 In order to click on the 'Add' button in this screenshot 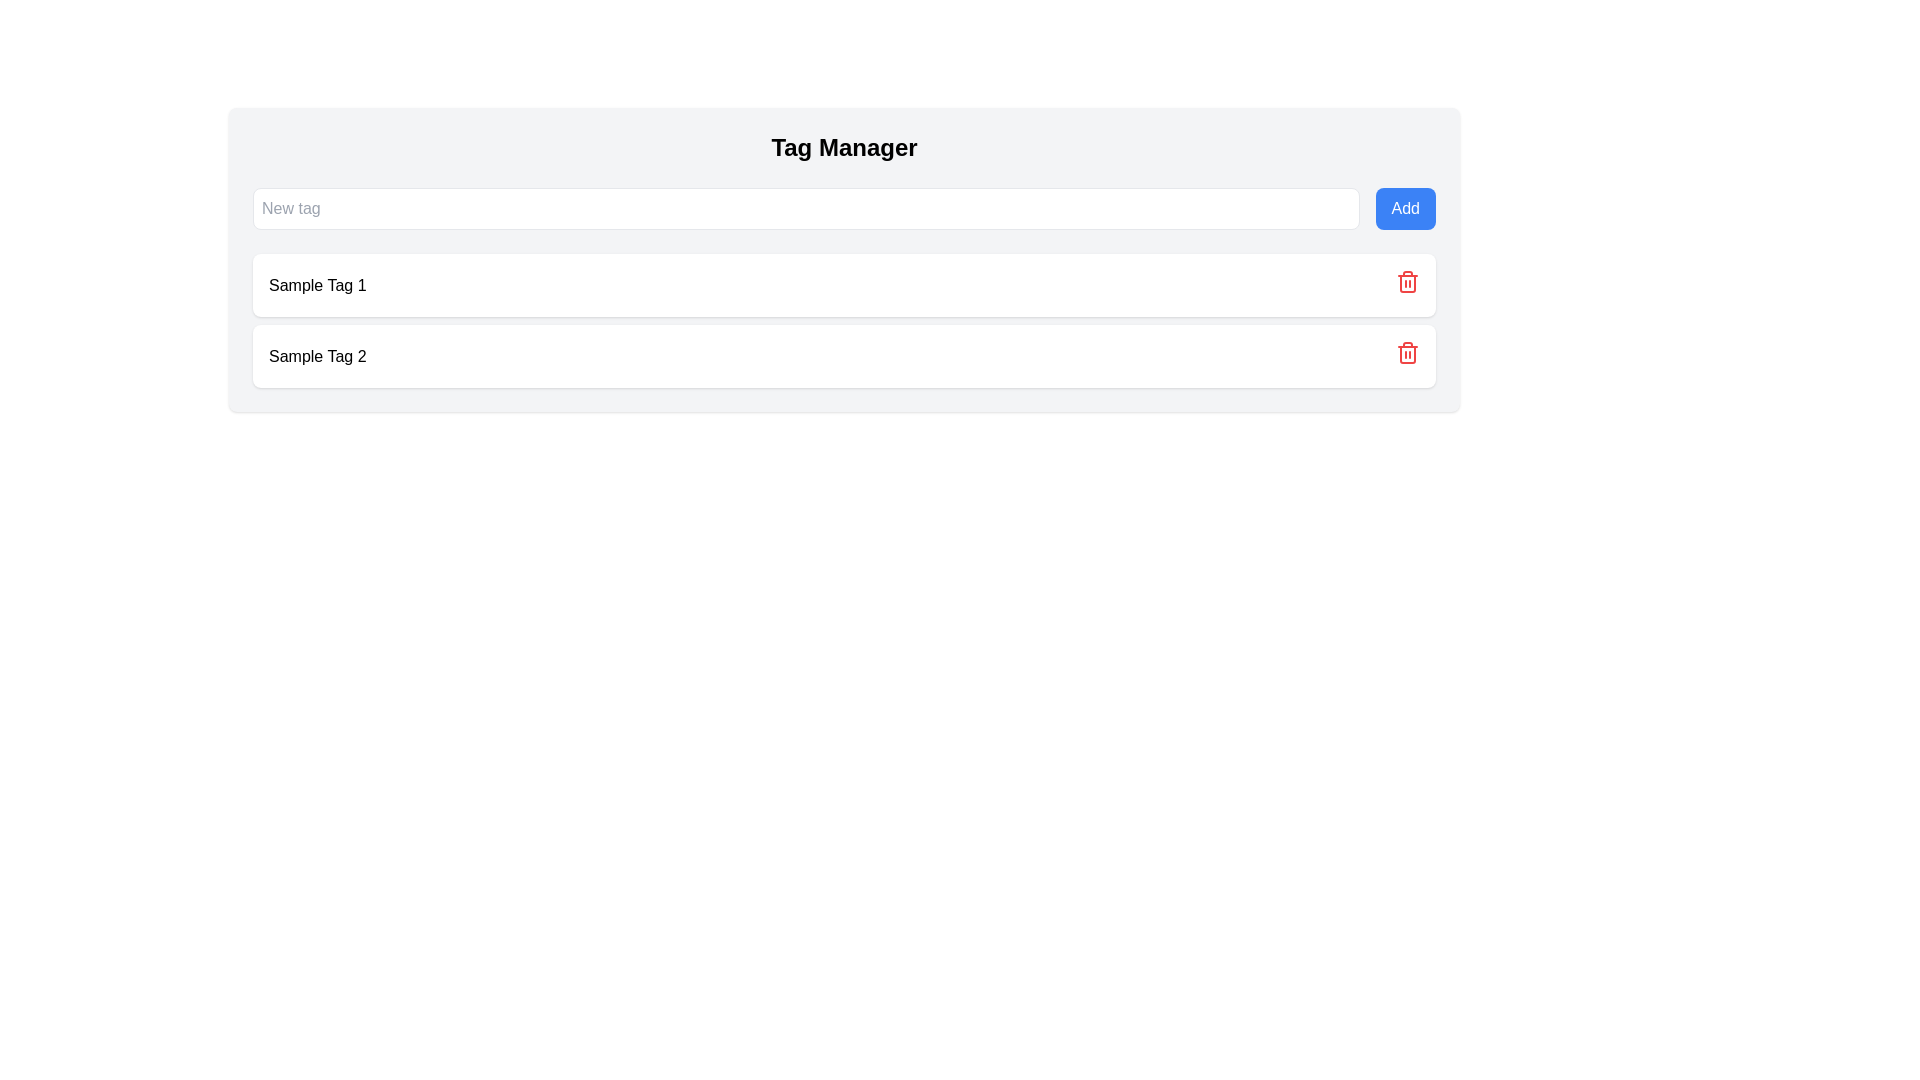, I will do `click(1404, 208)`.